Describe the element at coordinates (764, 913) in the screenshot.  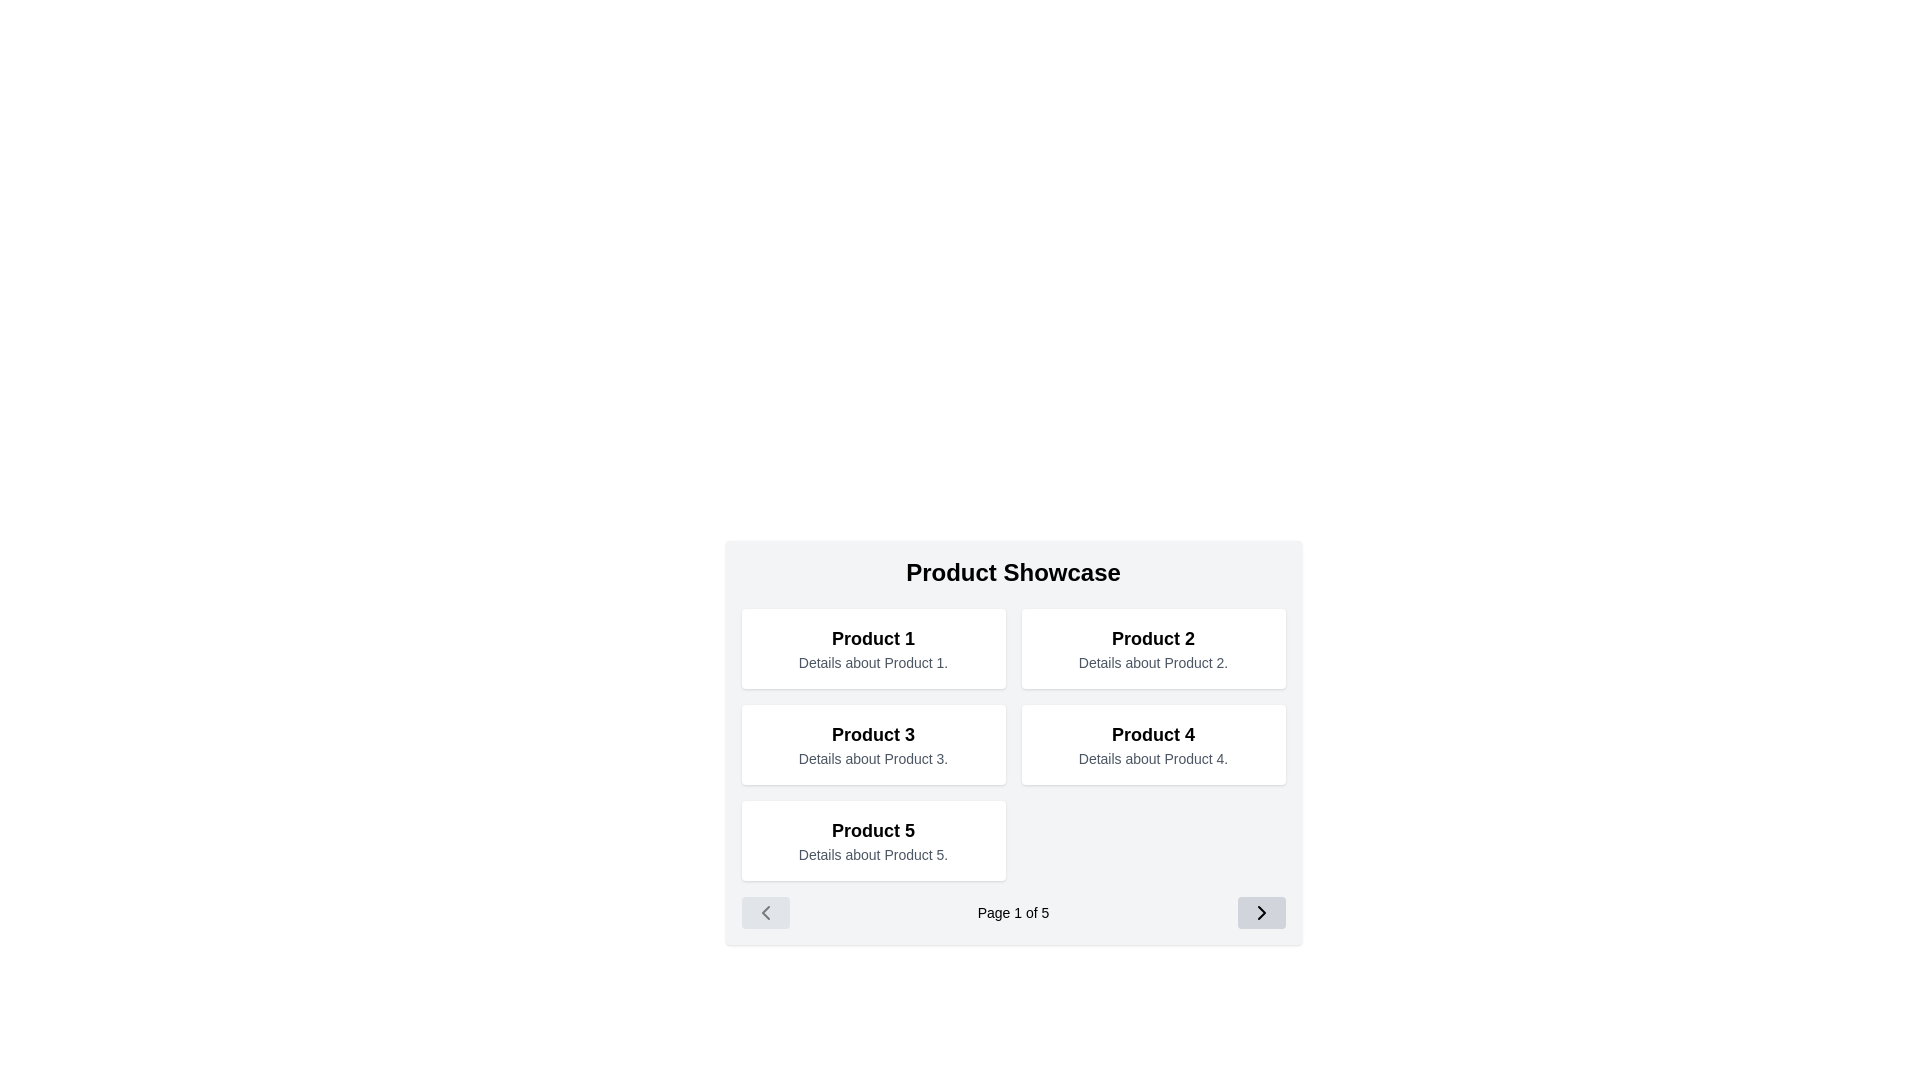
I see `the left-pointing chevron icon in the bottom-left corner of the content area` at that location.